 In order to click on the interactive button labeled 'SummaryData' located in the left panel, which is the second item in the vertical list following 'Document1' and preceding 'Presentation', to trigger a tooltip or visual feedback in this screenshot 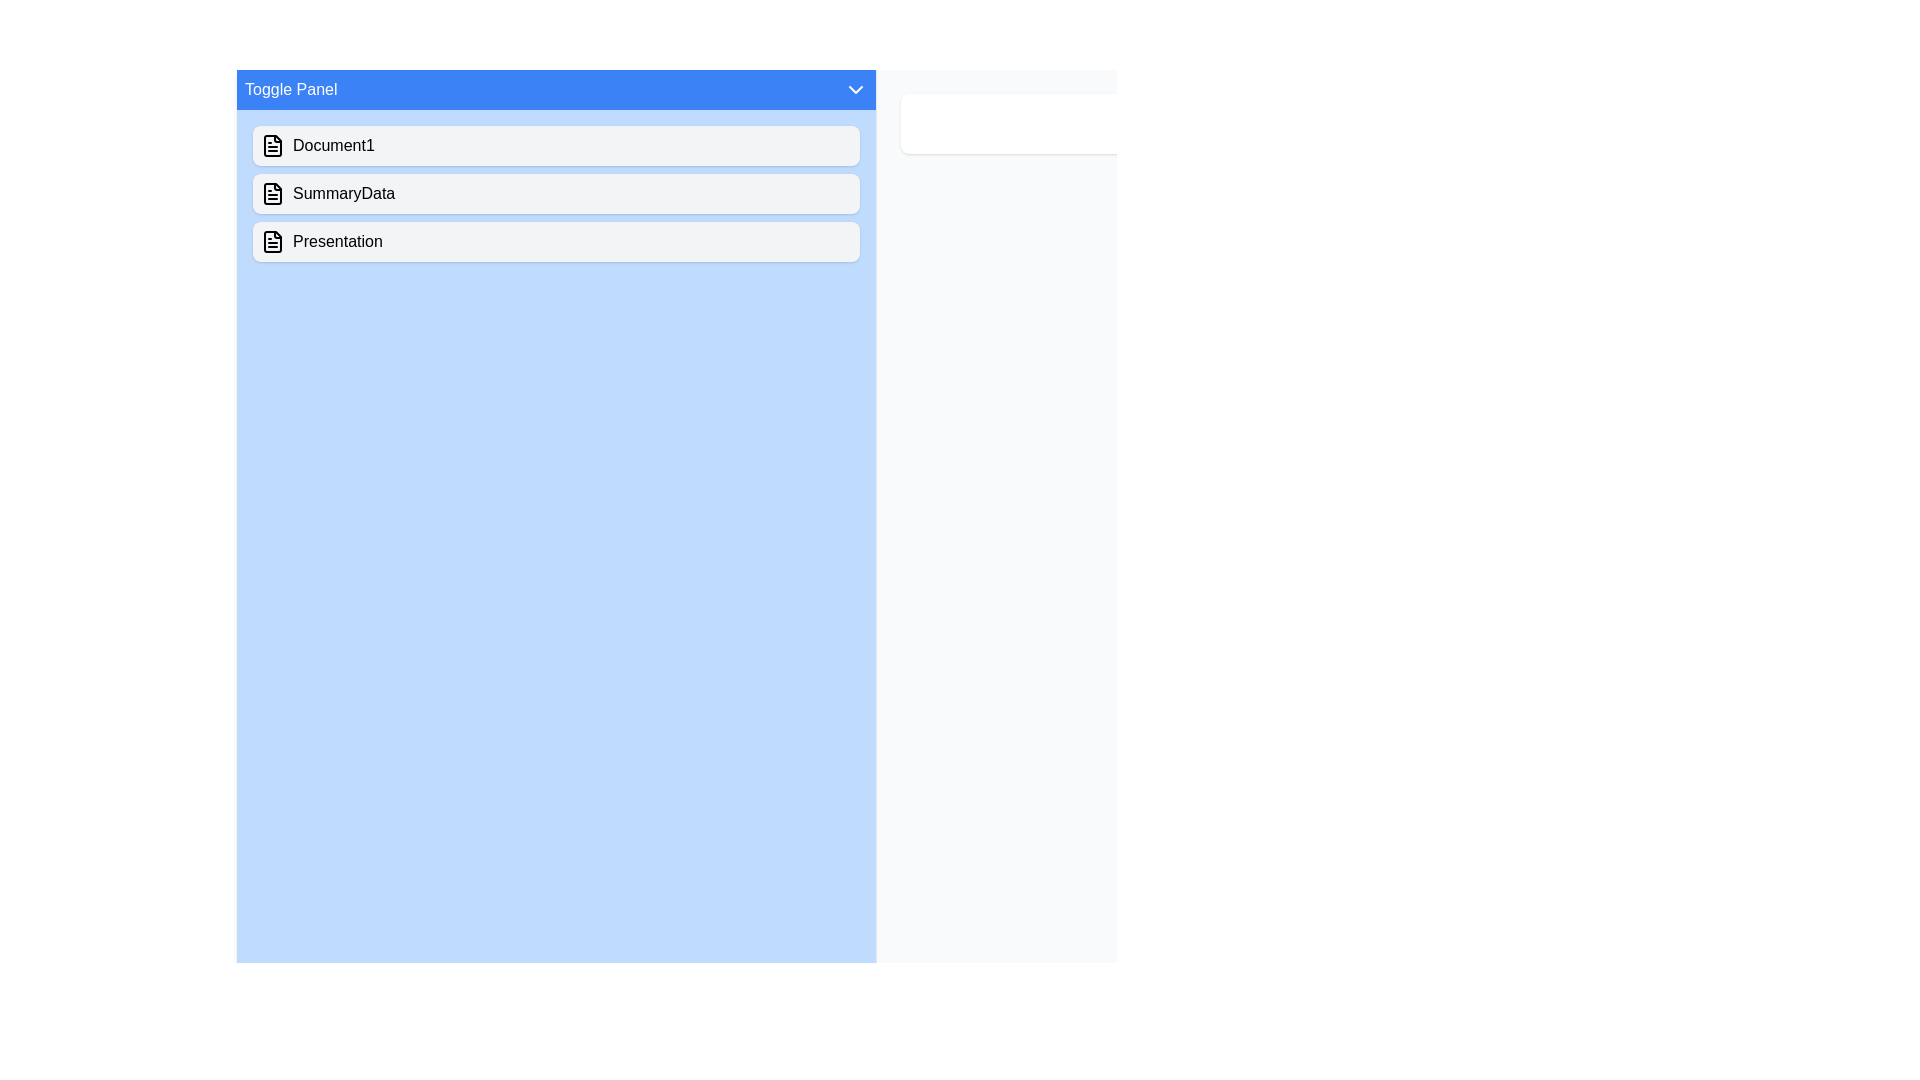, I will do `click(344, 193)`.